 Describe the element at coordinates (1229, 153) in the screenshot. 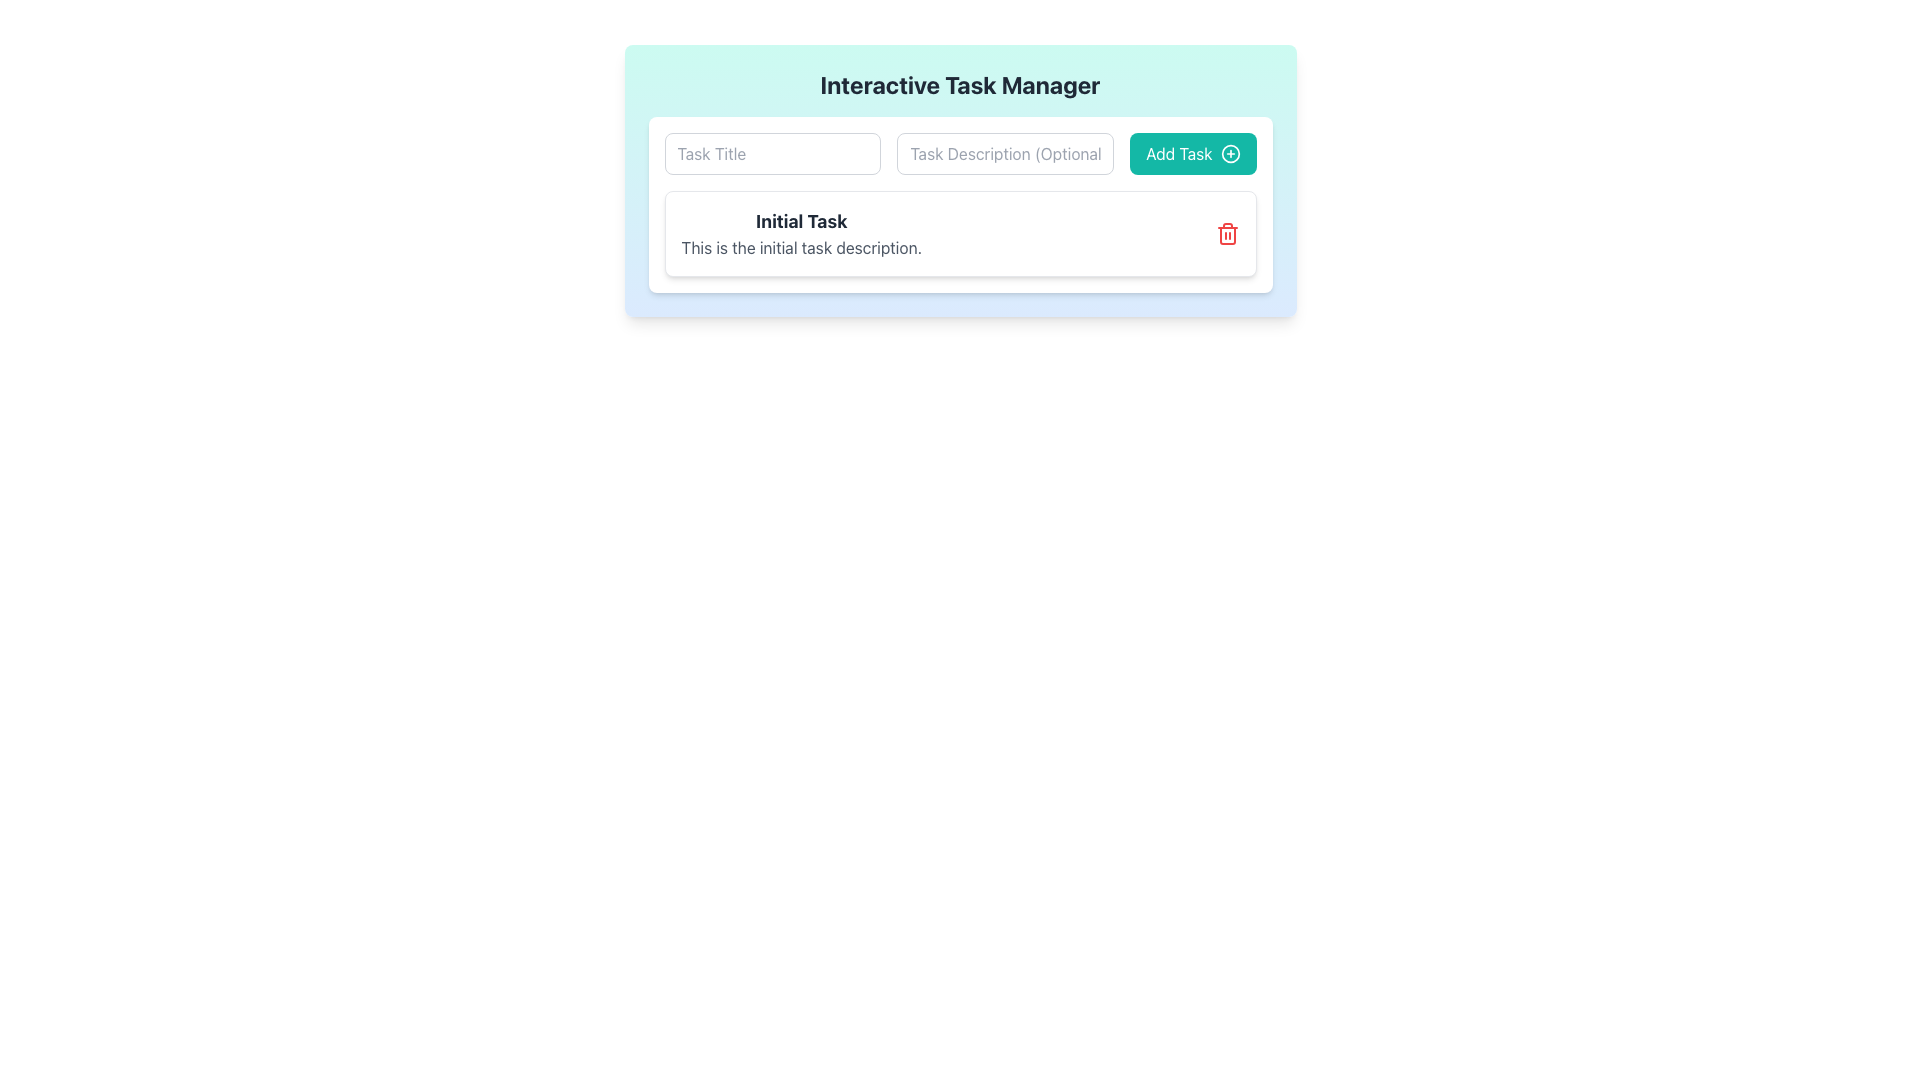

I see `'add' icon located inside the green 'Add Task' button, which appears to the right of the label 'Add Task'` at that location.